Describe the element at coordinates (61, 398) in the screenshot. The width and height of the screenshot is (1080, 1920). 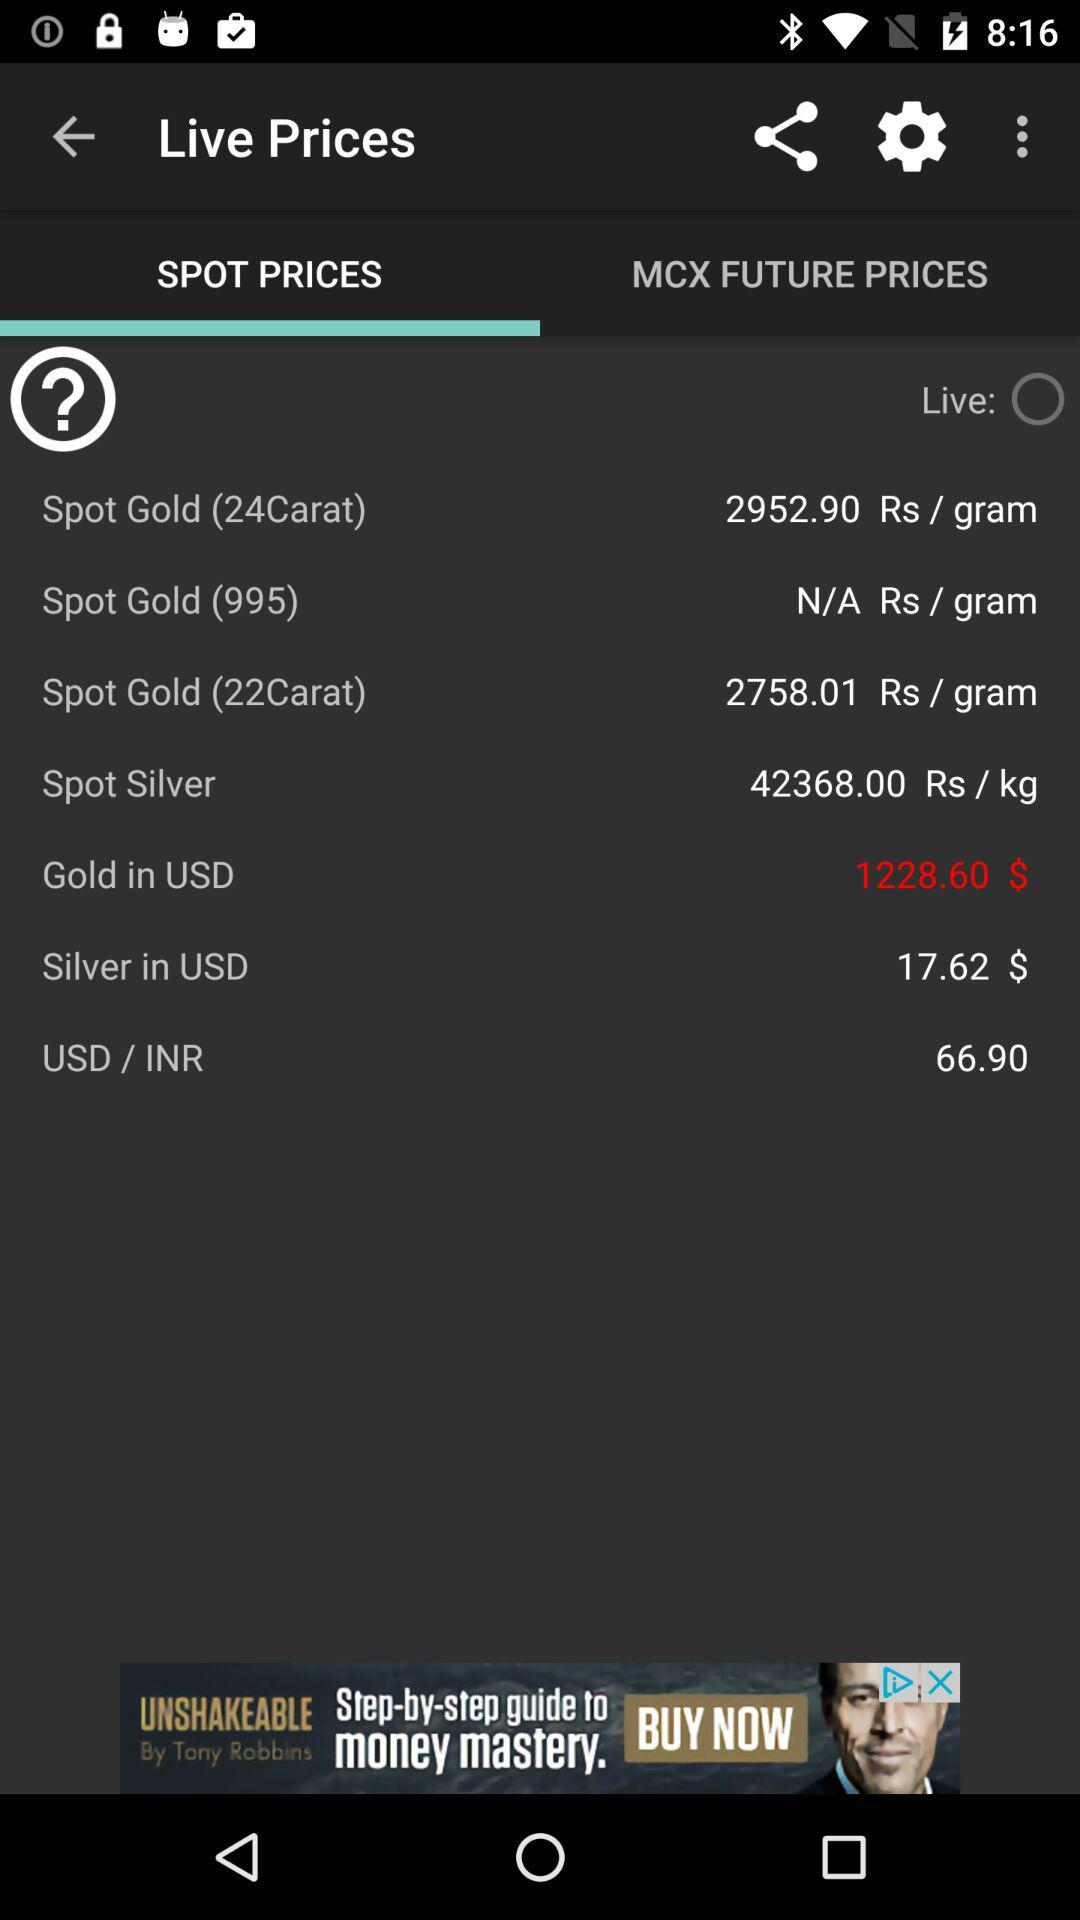
I see `the help icon` at that location.